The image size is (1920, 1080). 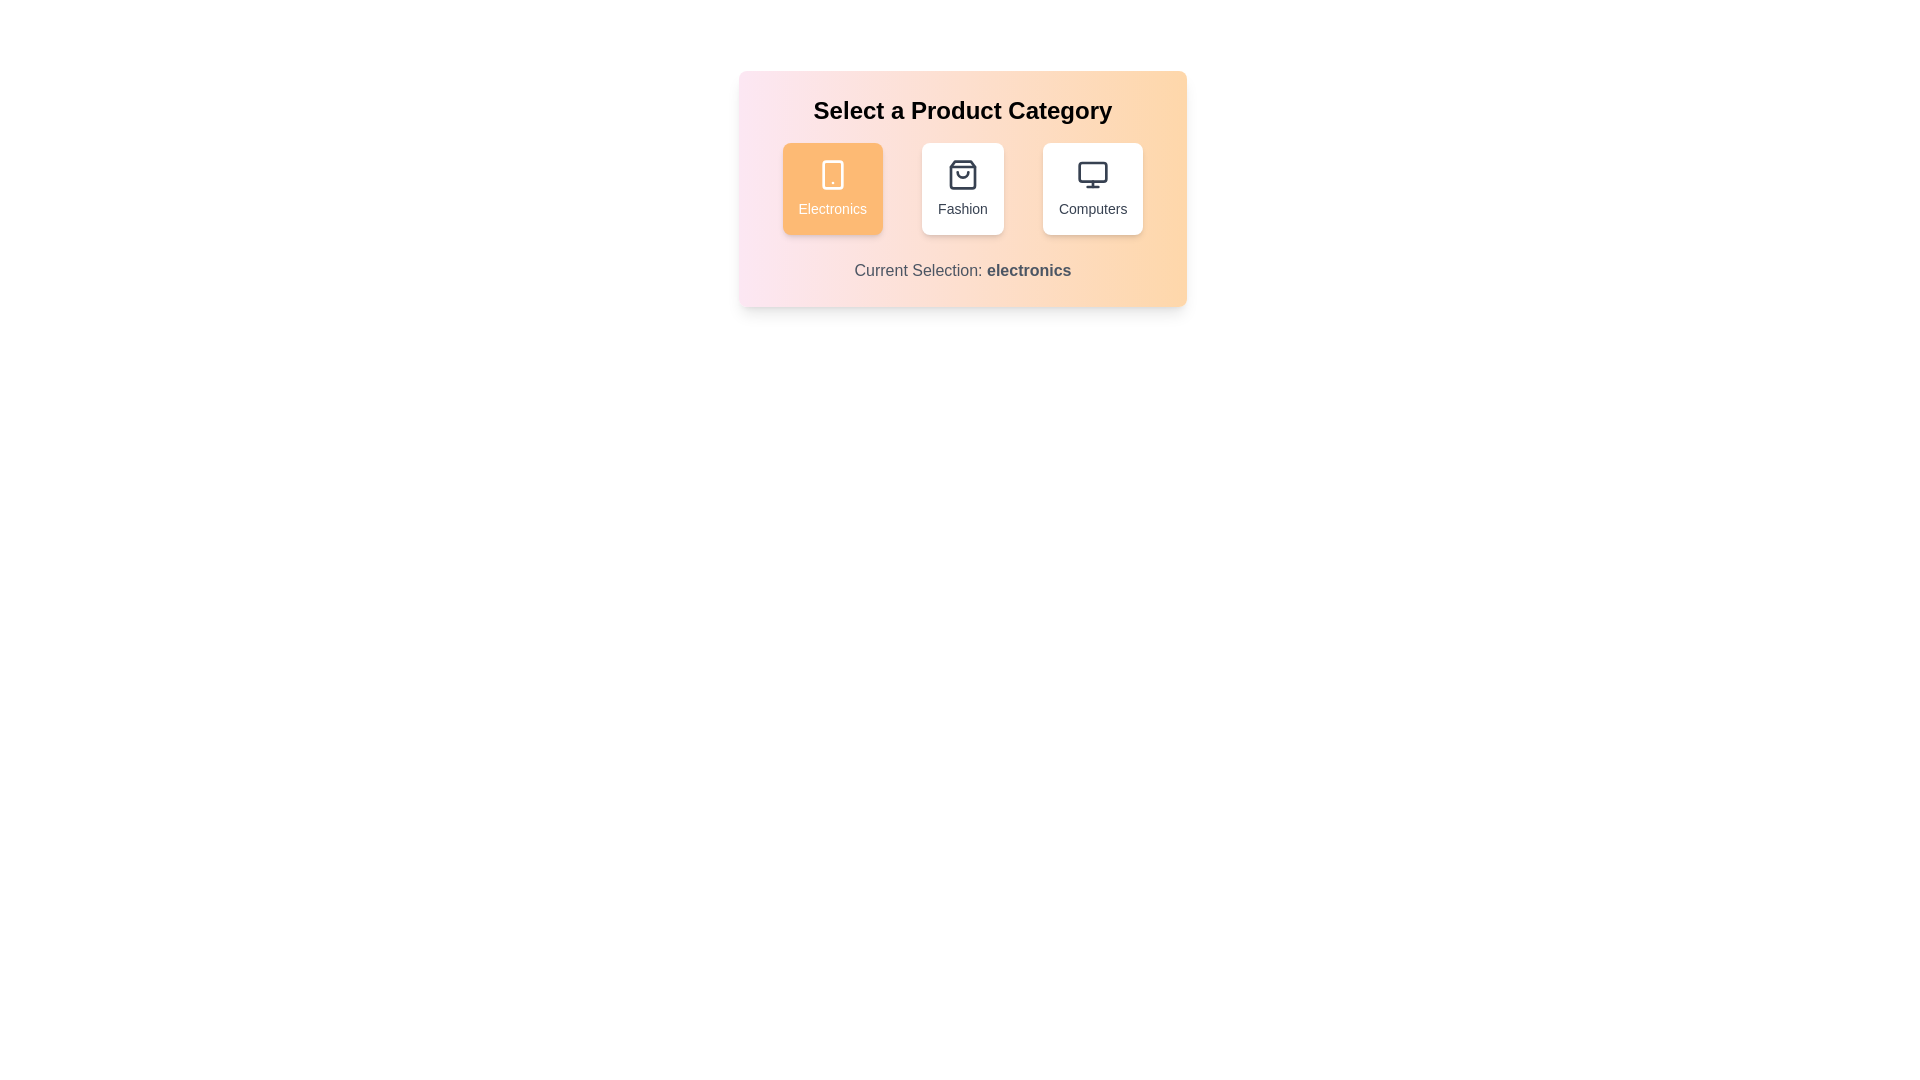 What do you see at coordinates (1092, 189) in the screenshot?
I see `the 'Computers' button to select the Computers category` at bounding box center [1092, 189].